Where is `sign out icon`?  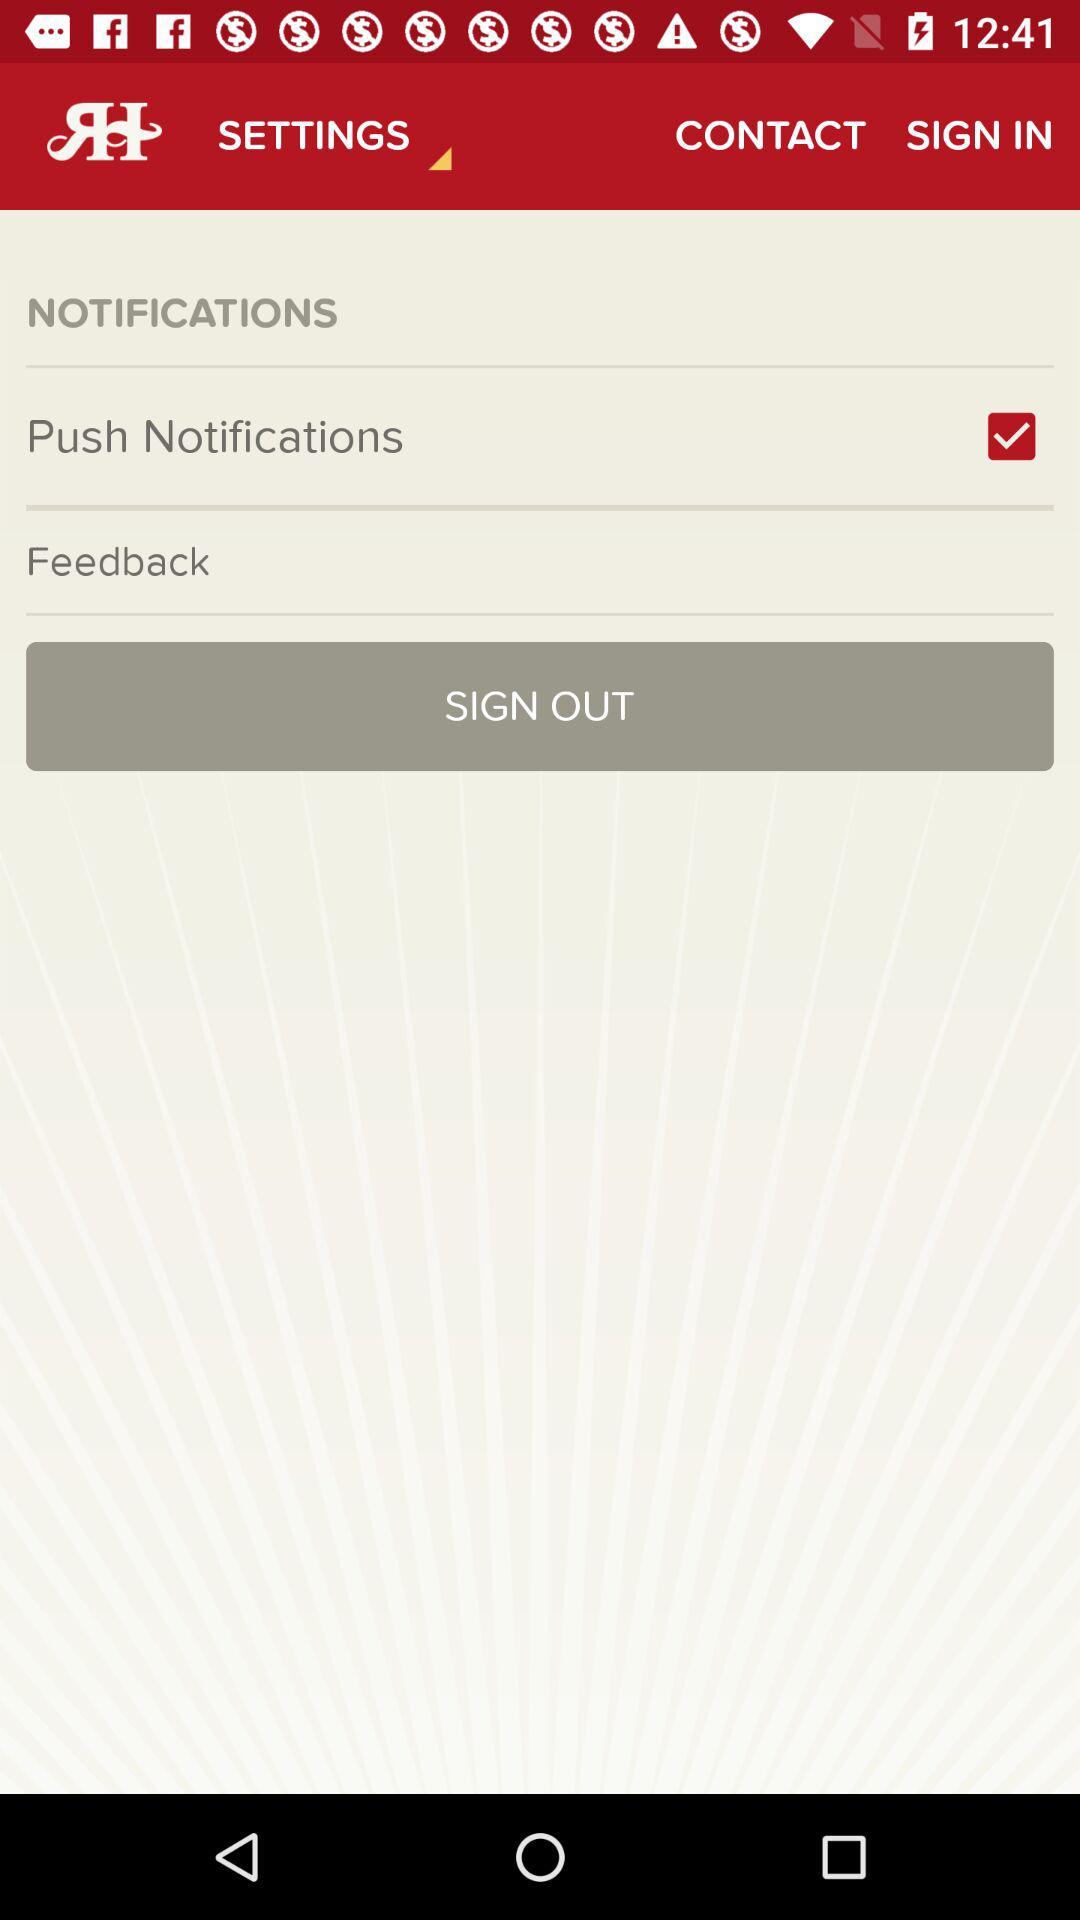 sign out icon is located at coordinates (540, 706).